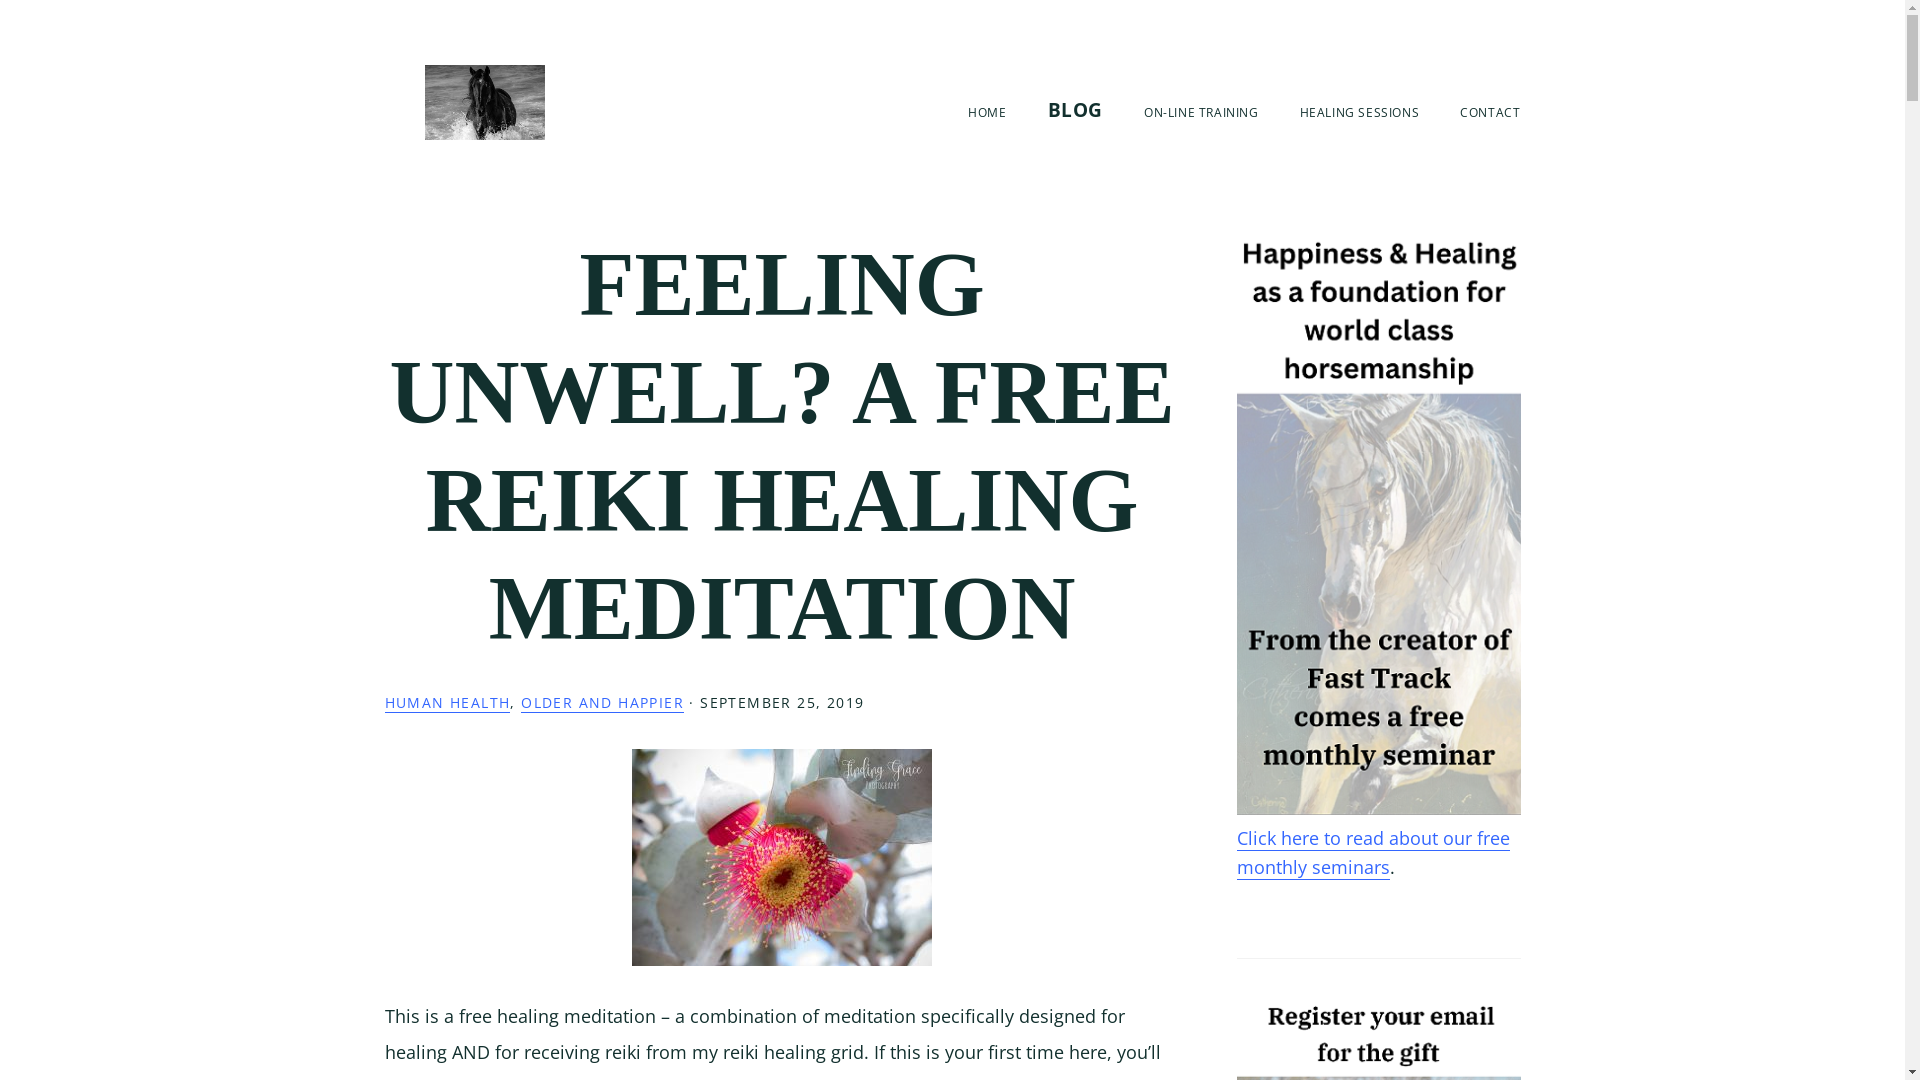  I want to click on 'Click here to read about our free monthly seminars', so click(1371, 852).